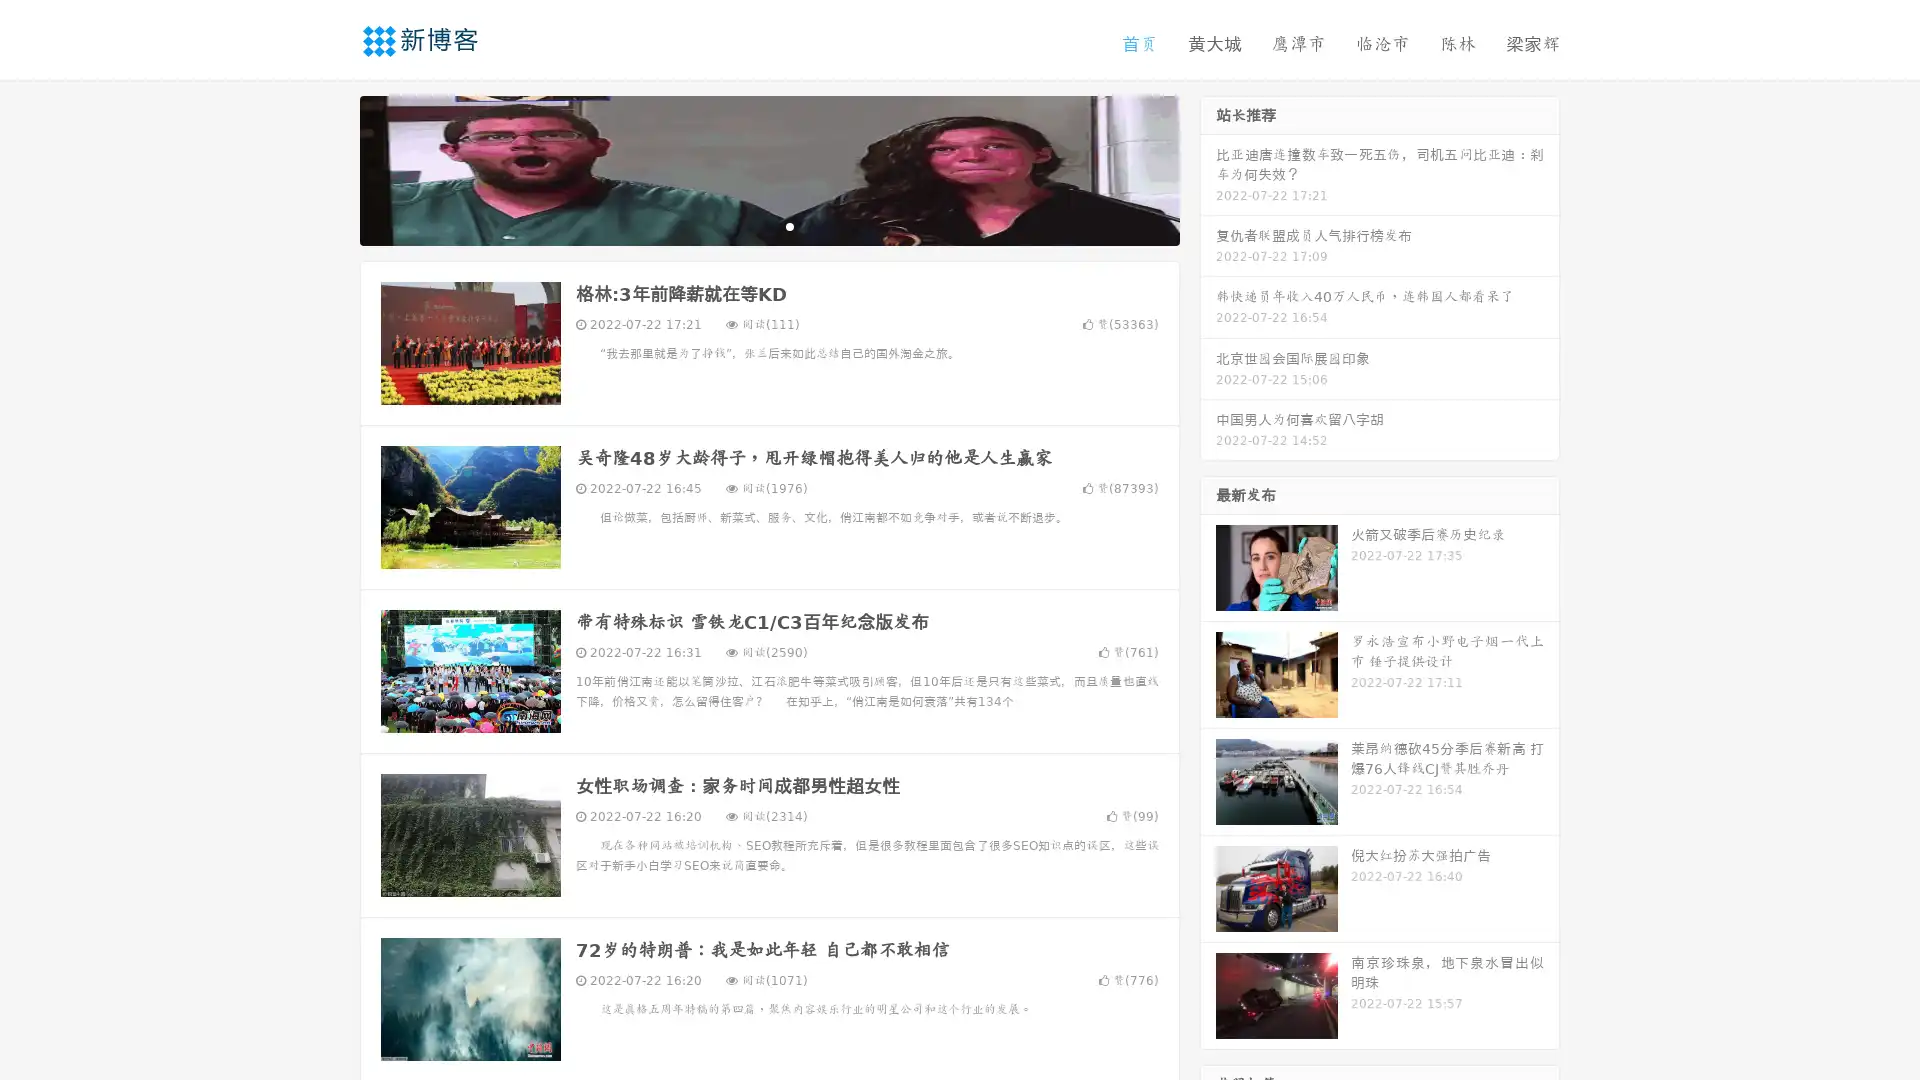 The width and height of the screenshot is (1920, 1080). I want to click on Go to slide 2, so click(768, 225).